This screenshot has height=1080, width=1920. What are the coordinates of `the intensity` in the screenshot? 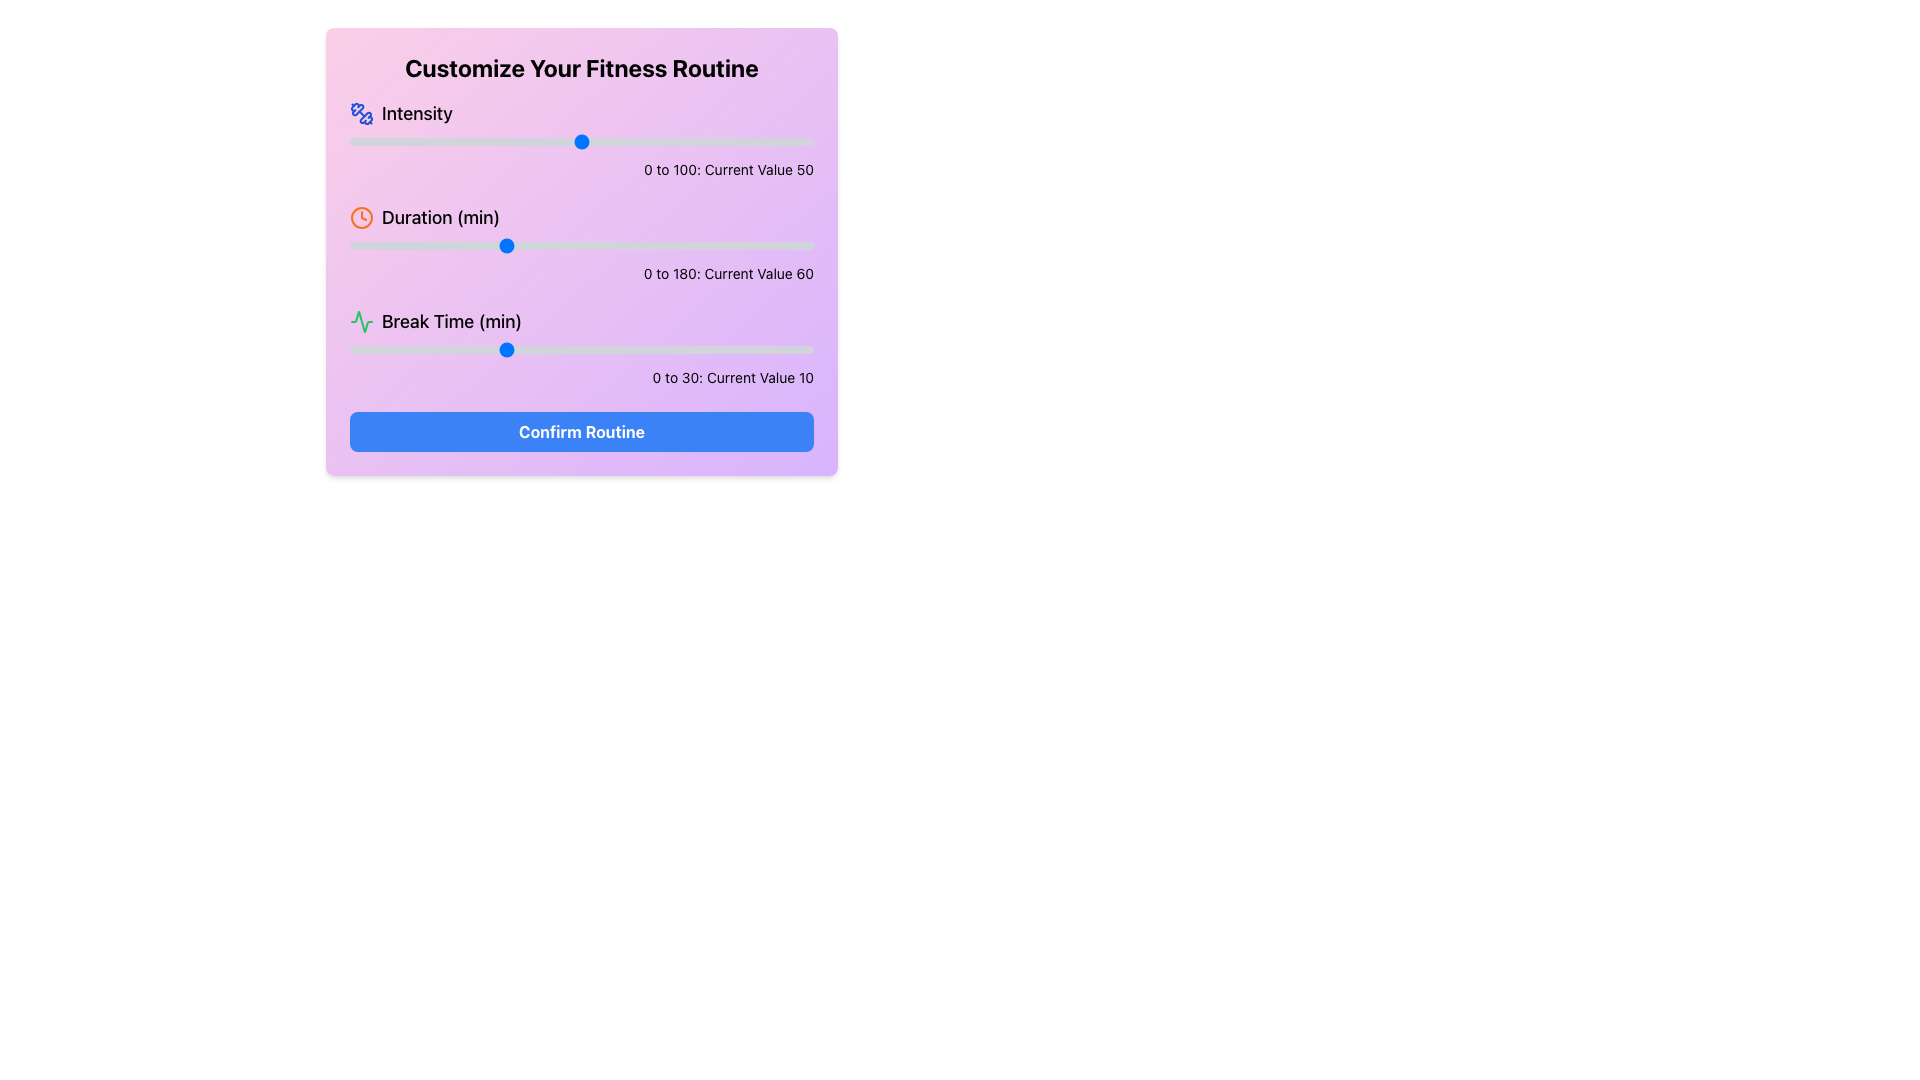 It's located at (517, 141).